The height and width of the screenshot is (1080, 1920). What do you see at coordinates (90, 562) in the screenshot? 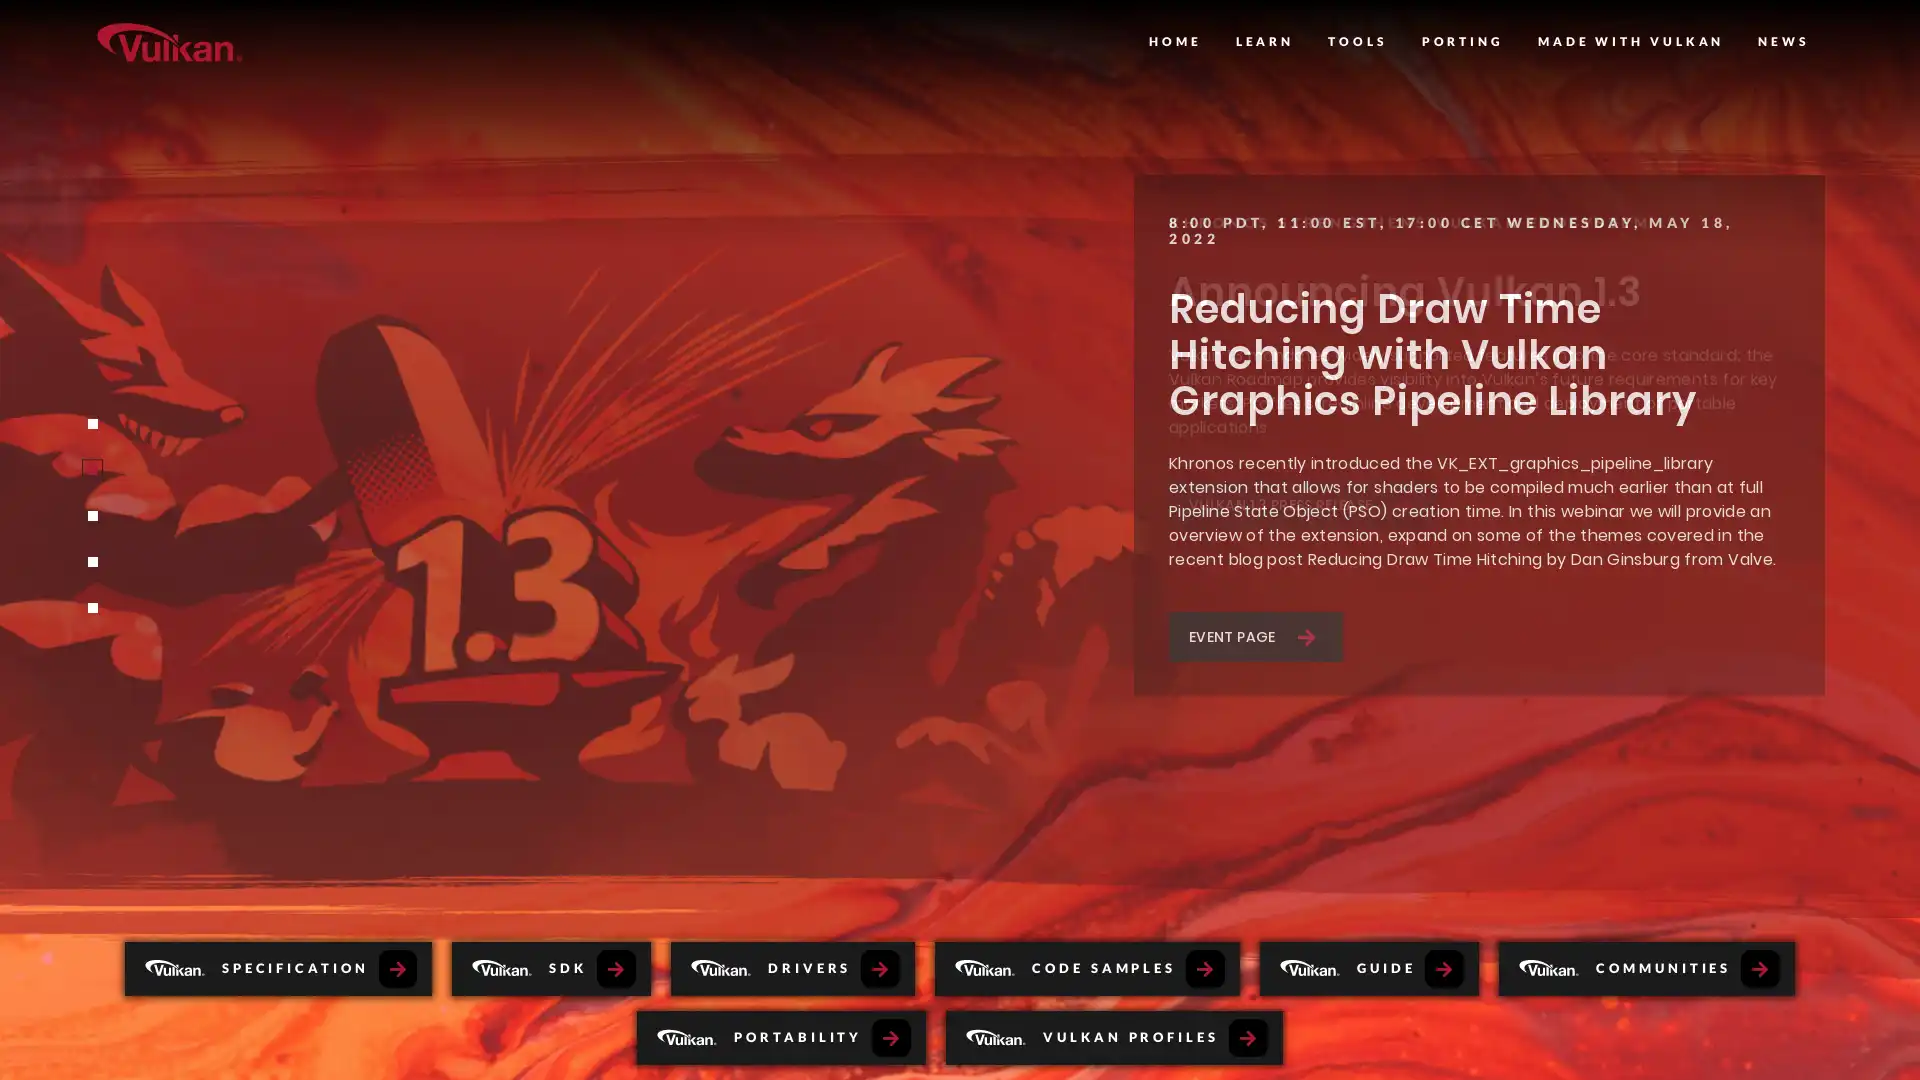
I see `4` at bounding box center [90, 562].